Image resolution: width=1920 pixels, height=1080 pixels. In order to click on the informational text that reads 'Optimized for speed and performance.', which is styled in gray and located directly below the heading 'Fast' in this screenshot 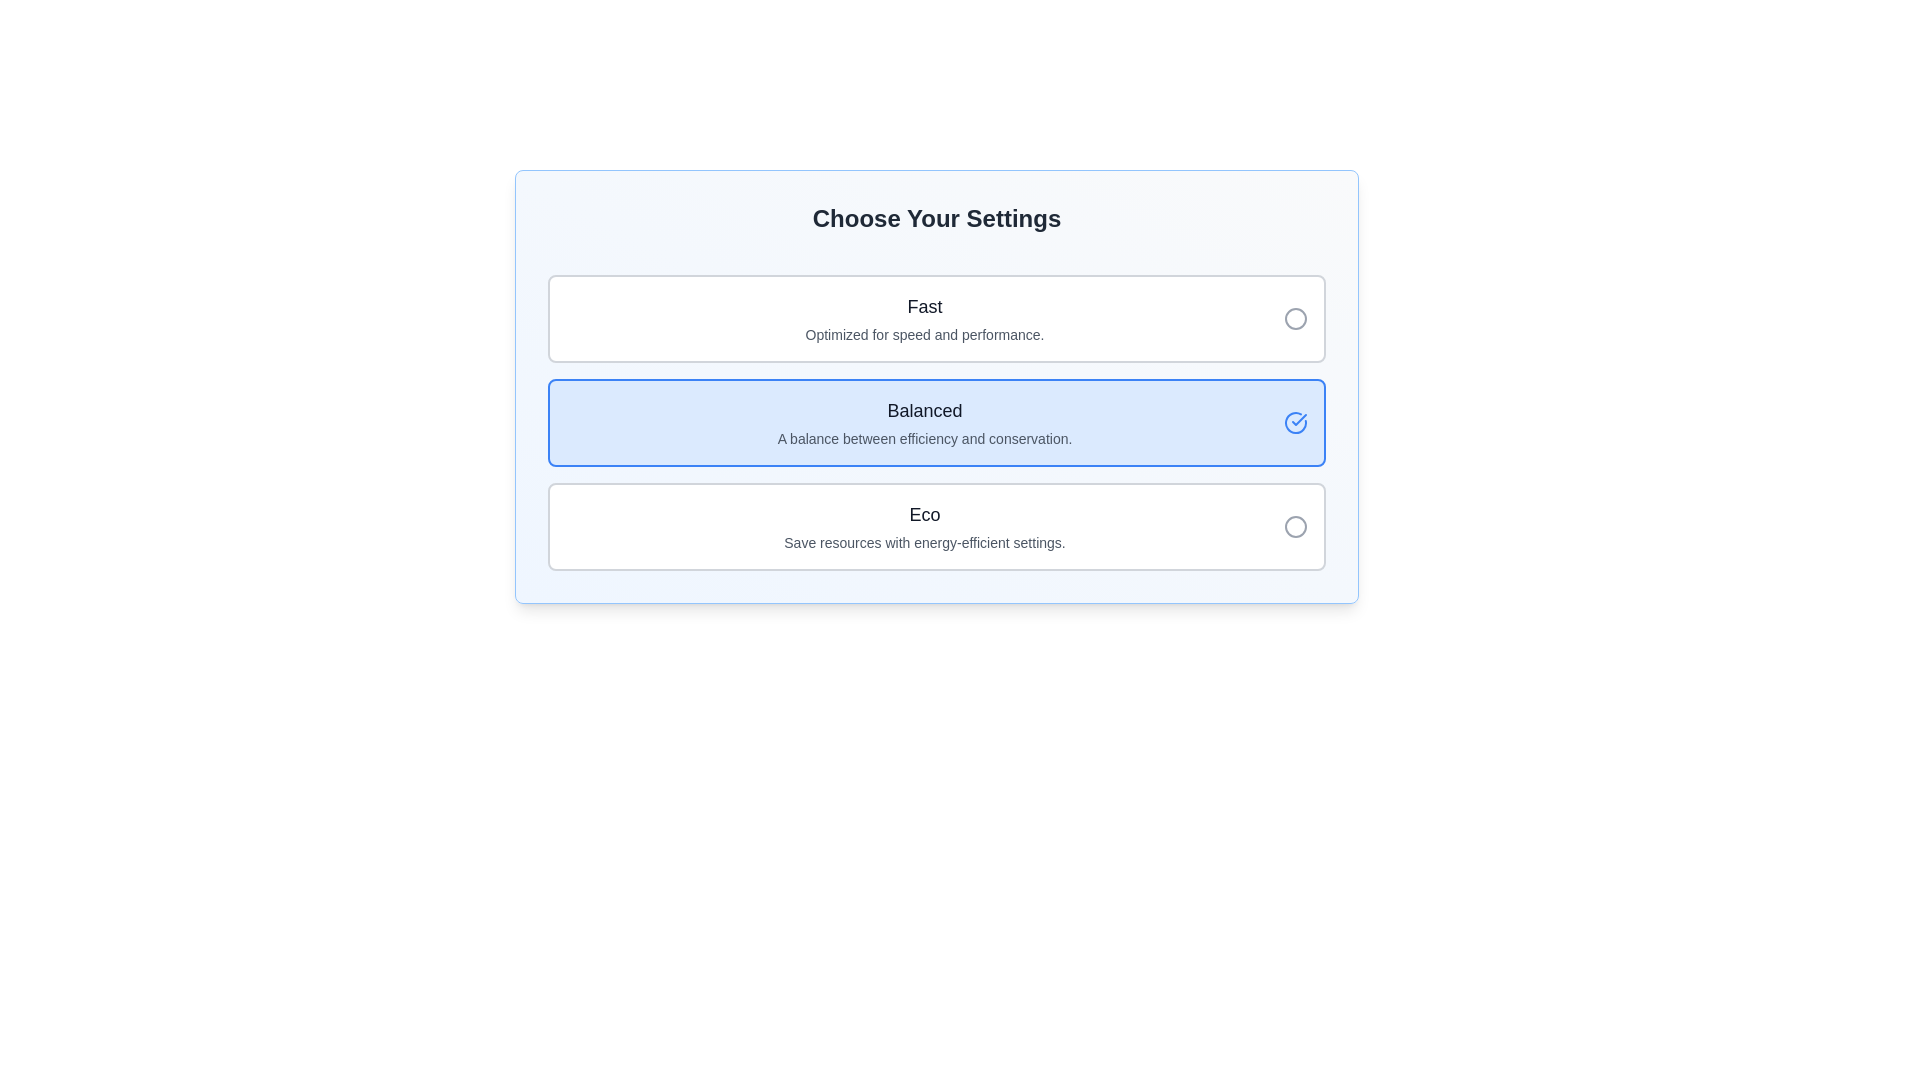, I will do `click(924, 334)`.